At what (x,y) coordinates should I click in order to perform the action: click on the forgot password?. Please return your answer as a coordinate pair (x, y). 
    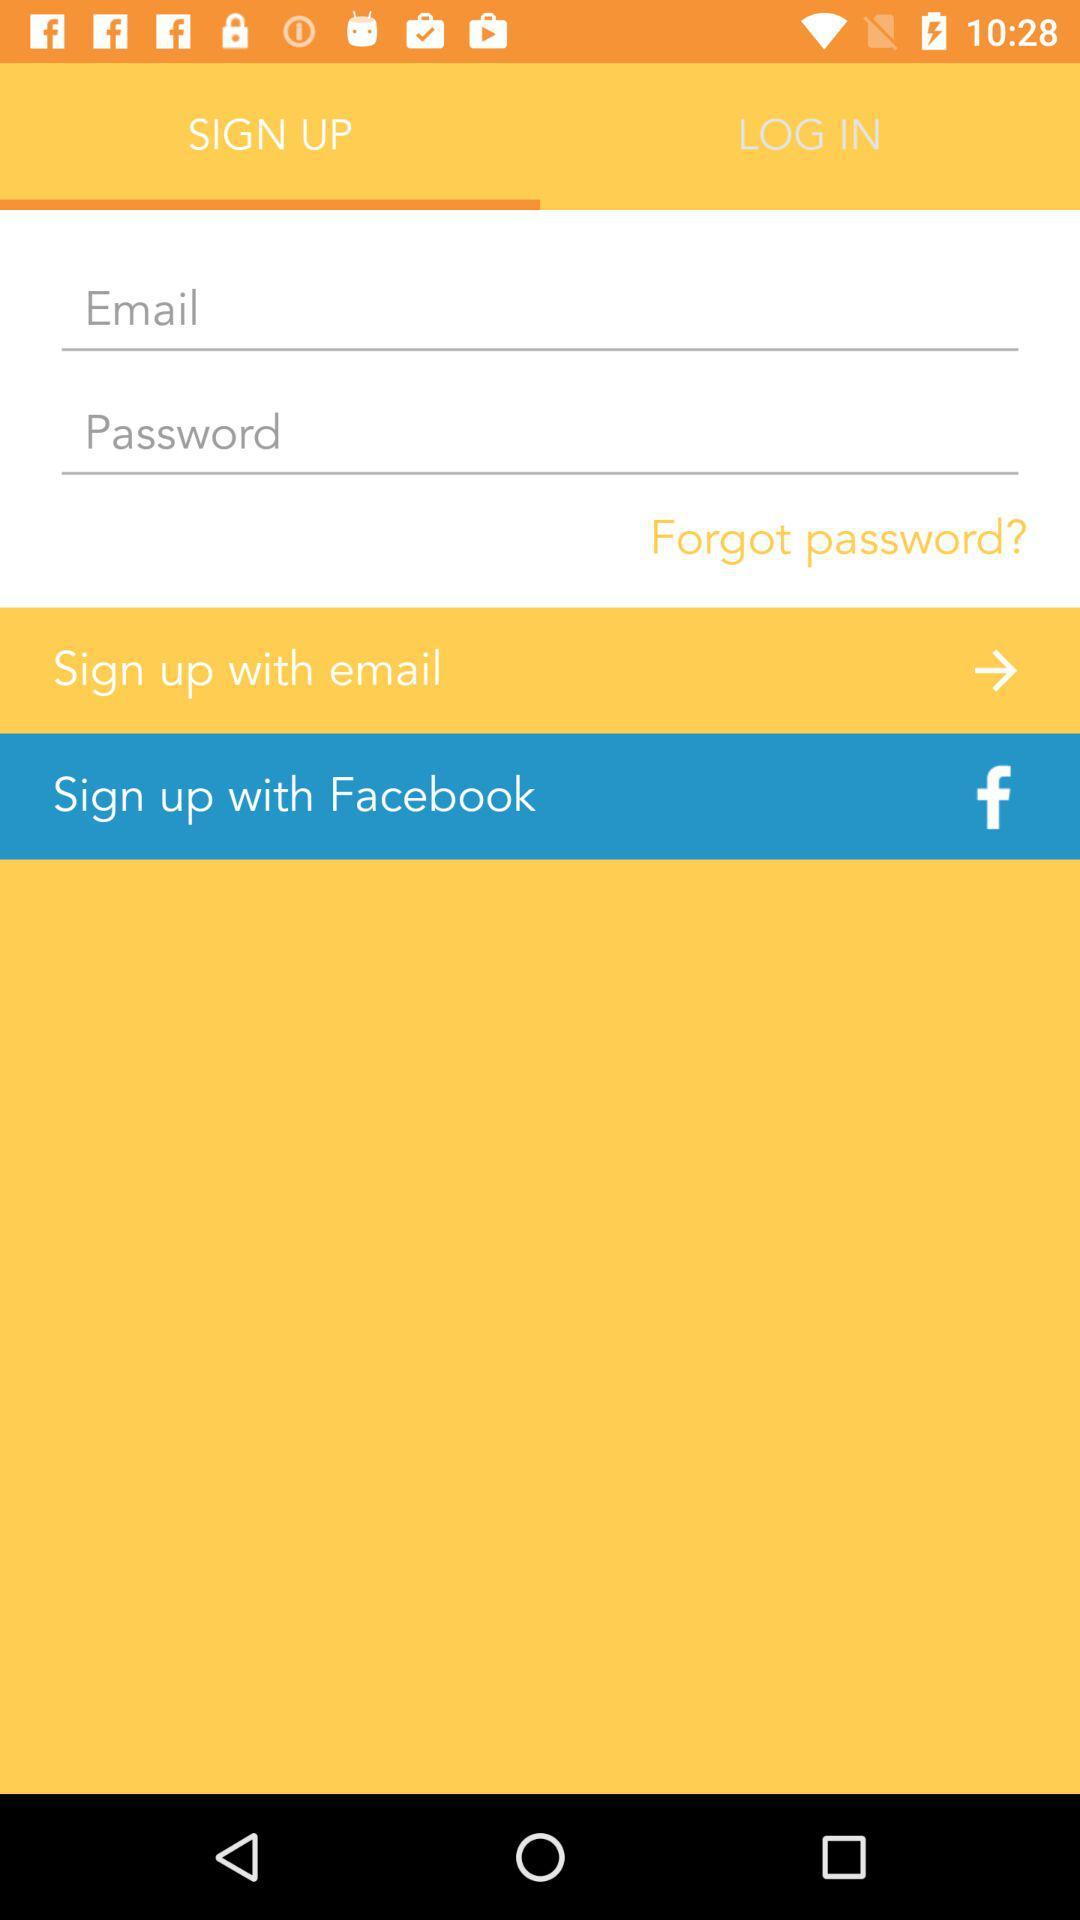
    Looking at the image, I should click on (838, 538).